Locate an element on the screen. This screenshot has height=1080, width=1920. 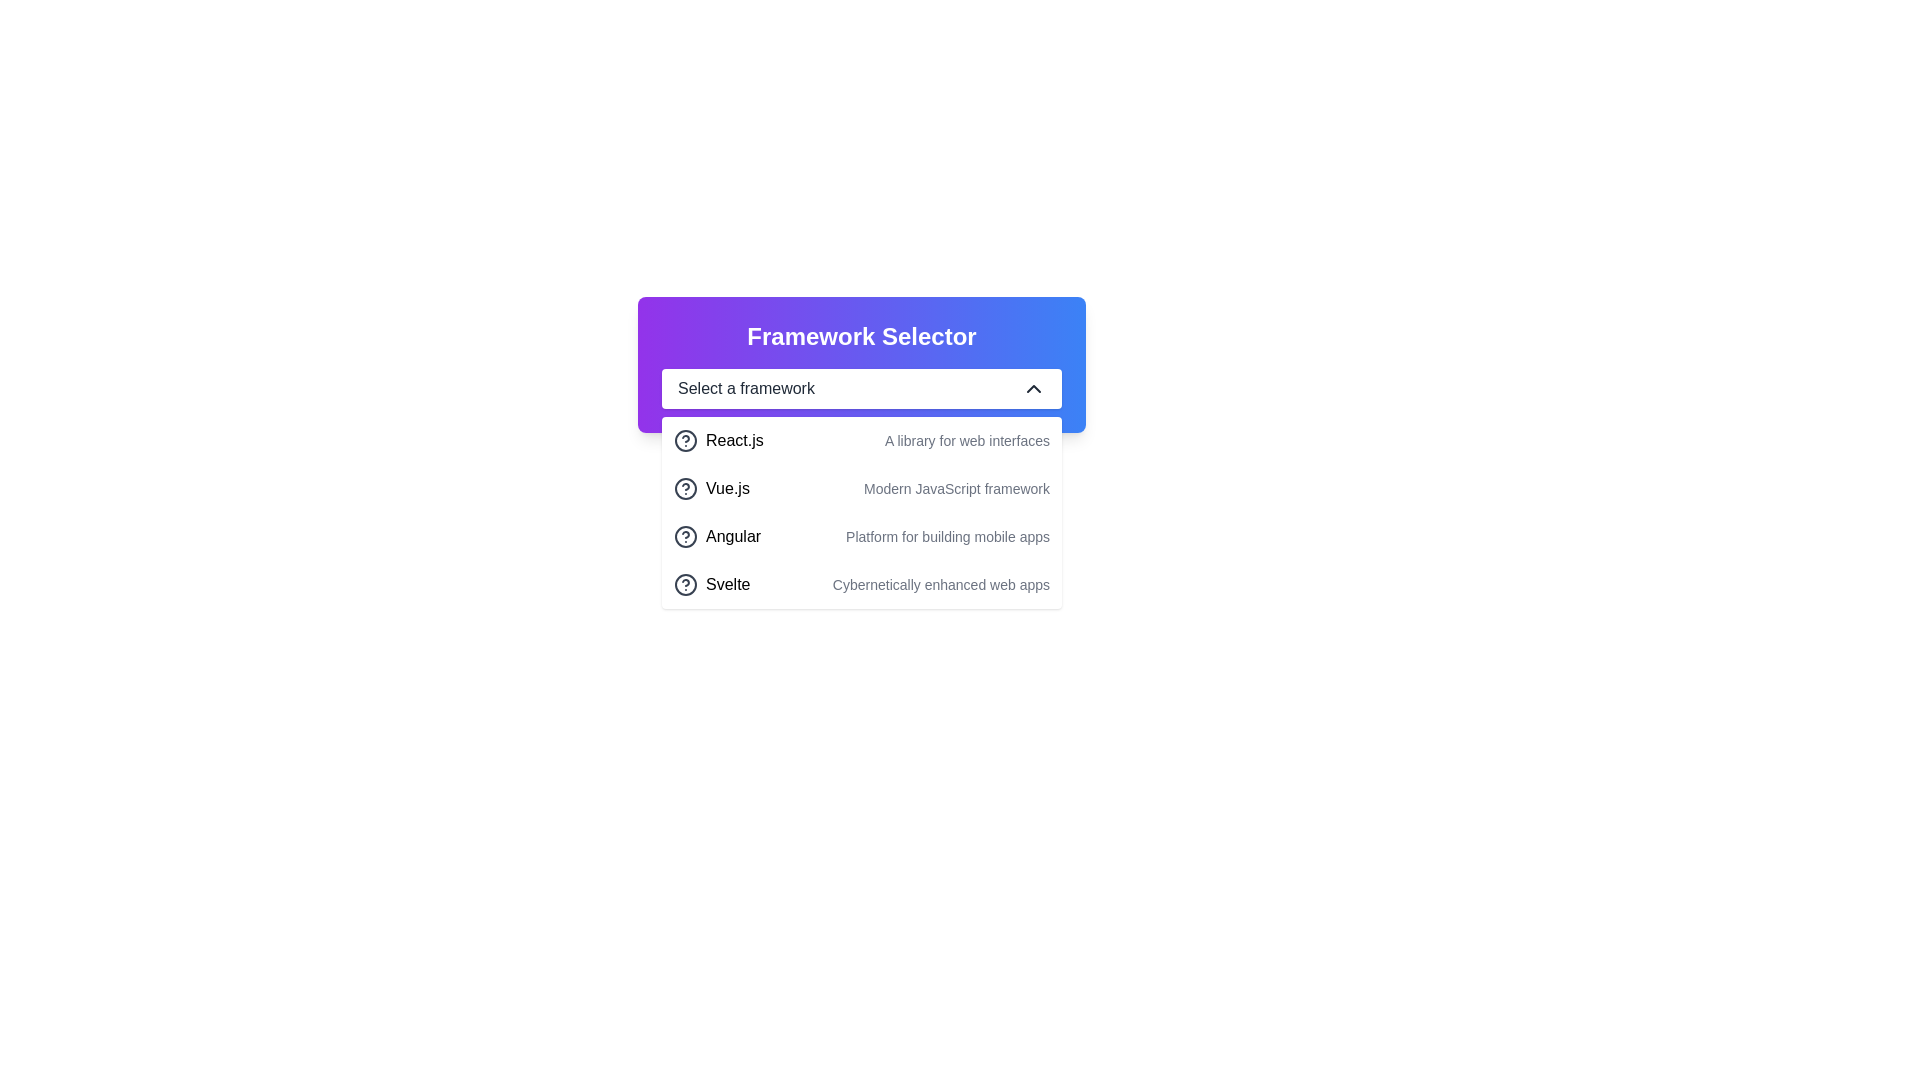
static text label that reads 'A library for web interfaces', which is located to the right of 'React.js' in the dropdown list under 'Select a framework' is located at coordinates (967, 439).